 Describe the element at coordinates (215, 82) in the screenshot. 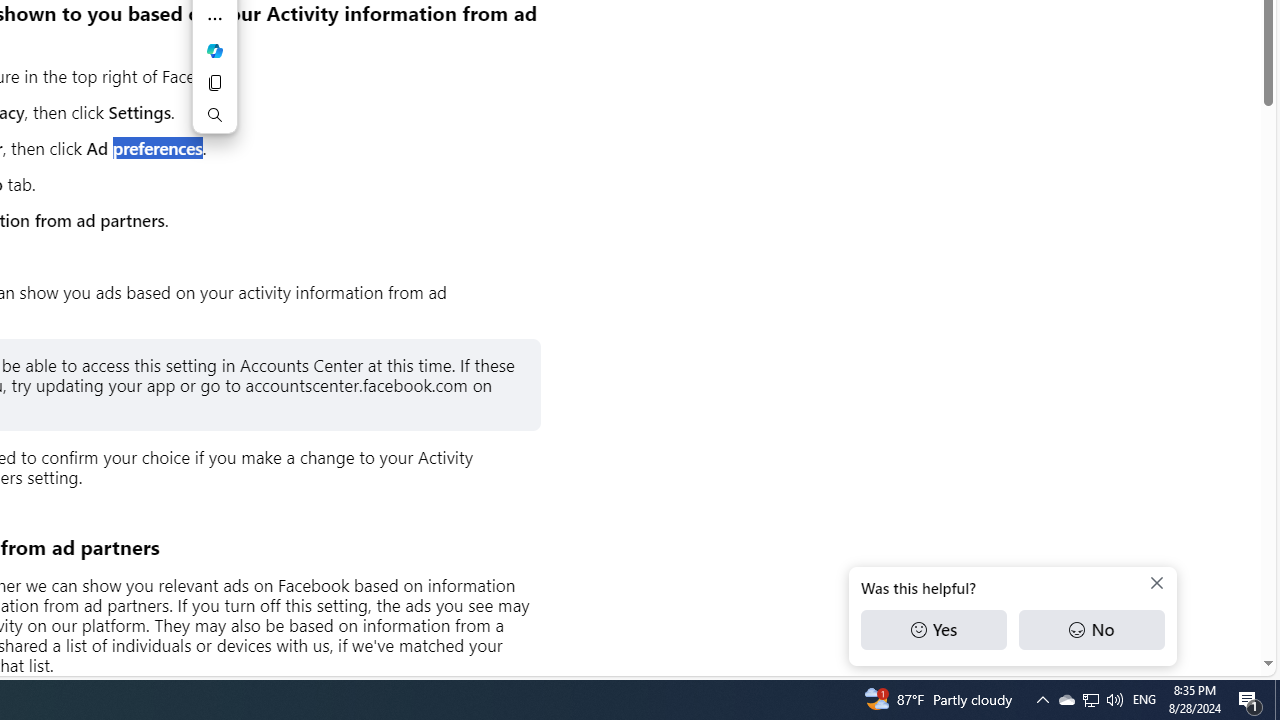

I see `'Copy'` at that location.